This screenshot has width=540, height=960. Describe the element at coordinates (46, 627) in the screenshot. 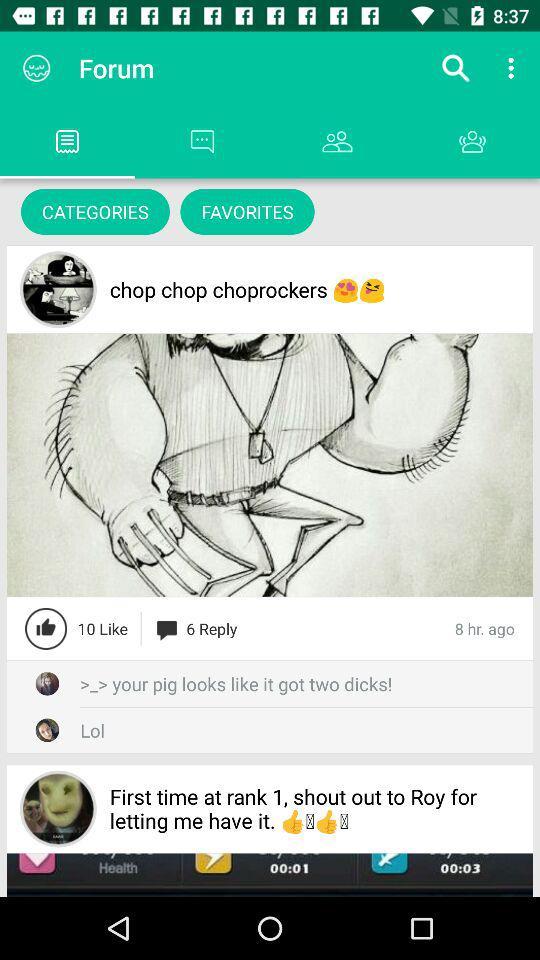

I see `like` at that location.